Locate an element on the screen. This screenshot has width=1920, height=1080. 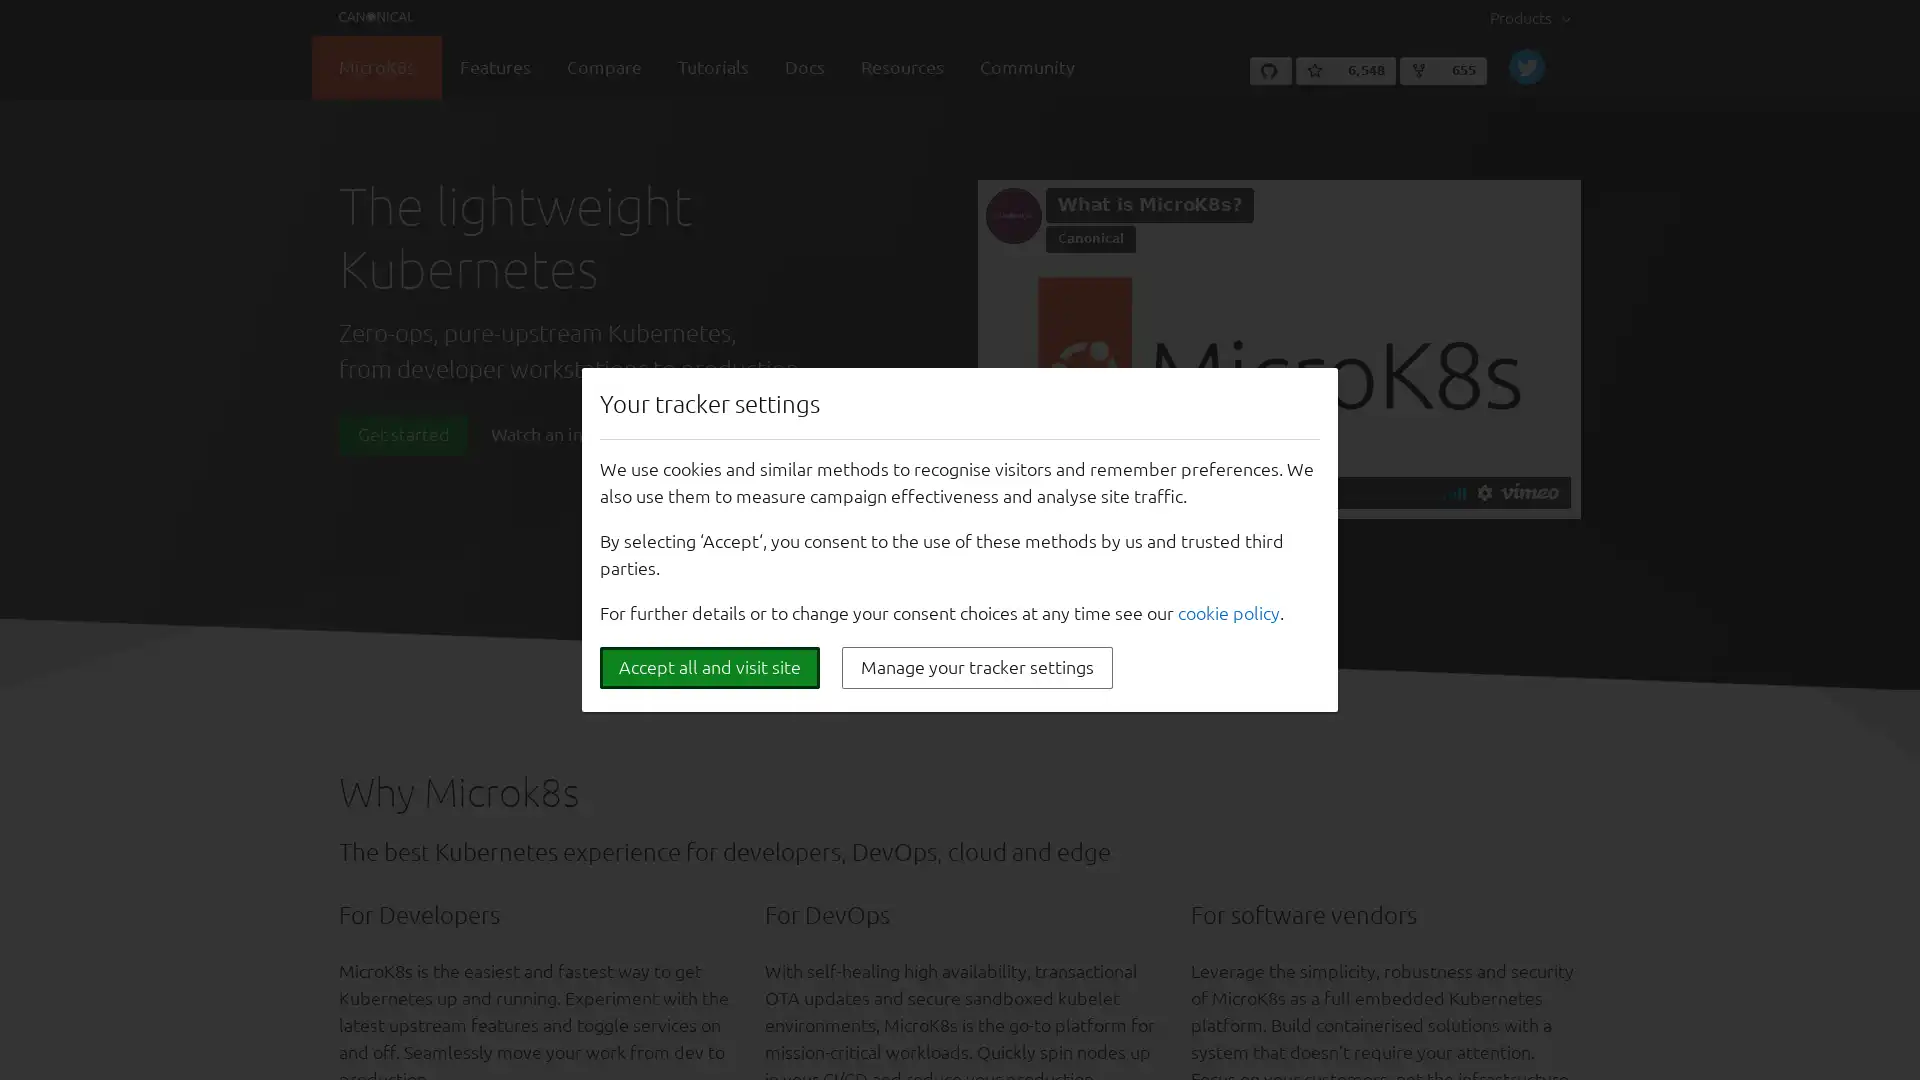
Accept all and visit site is located at coordinates (710, 667).